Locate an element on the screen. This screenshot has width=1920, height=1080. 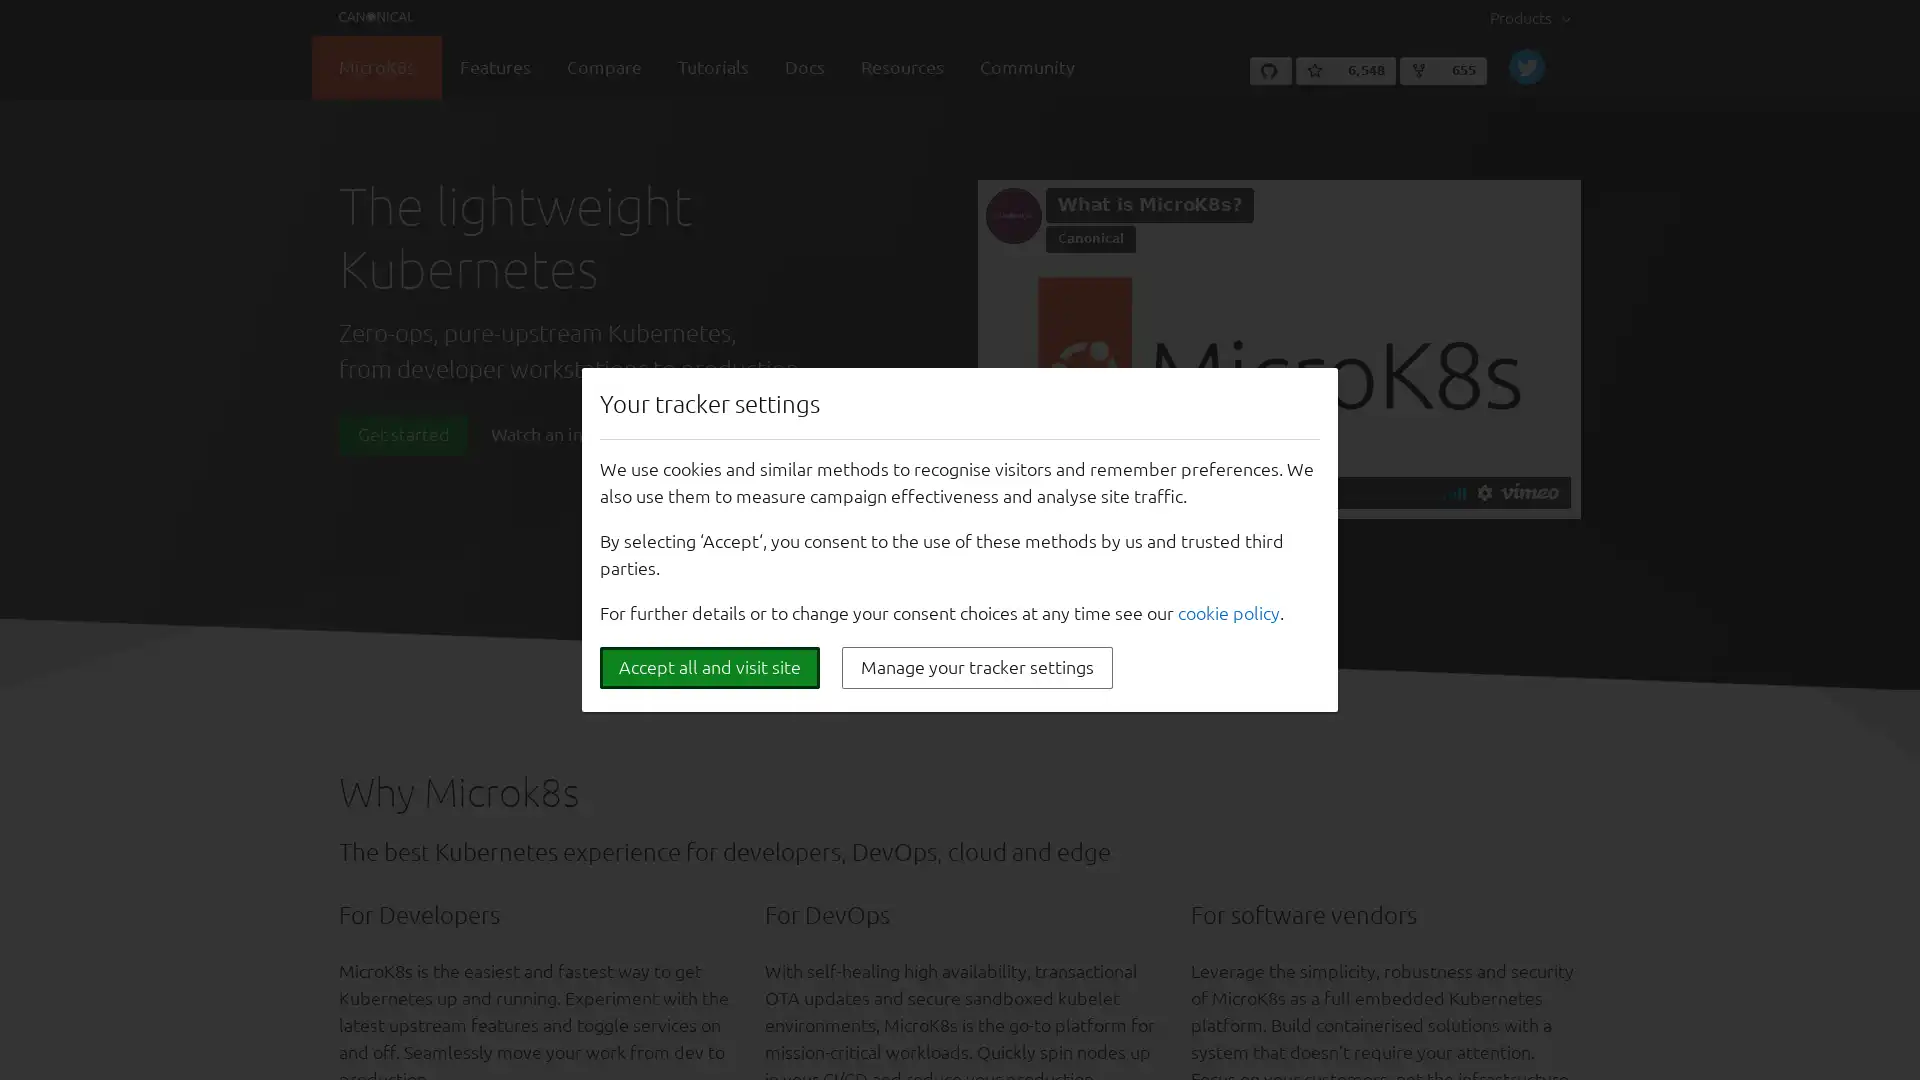
Accept all and visit site is located at coordinates (710, 667).